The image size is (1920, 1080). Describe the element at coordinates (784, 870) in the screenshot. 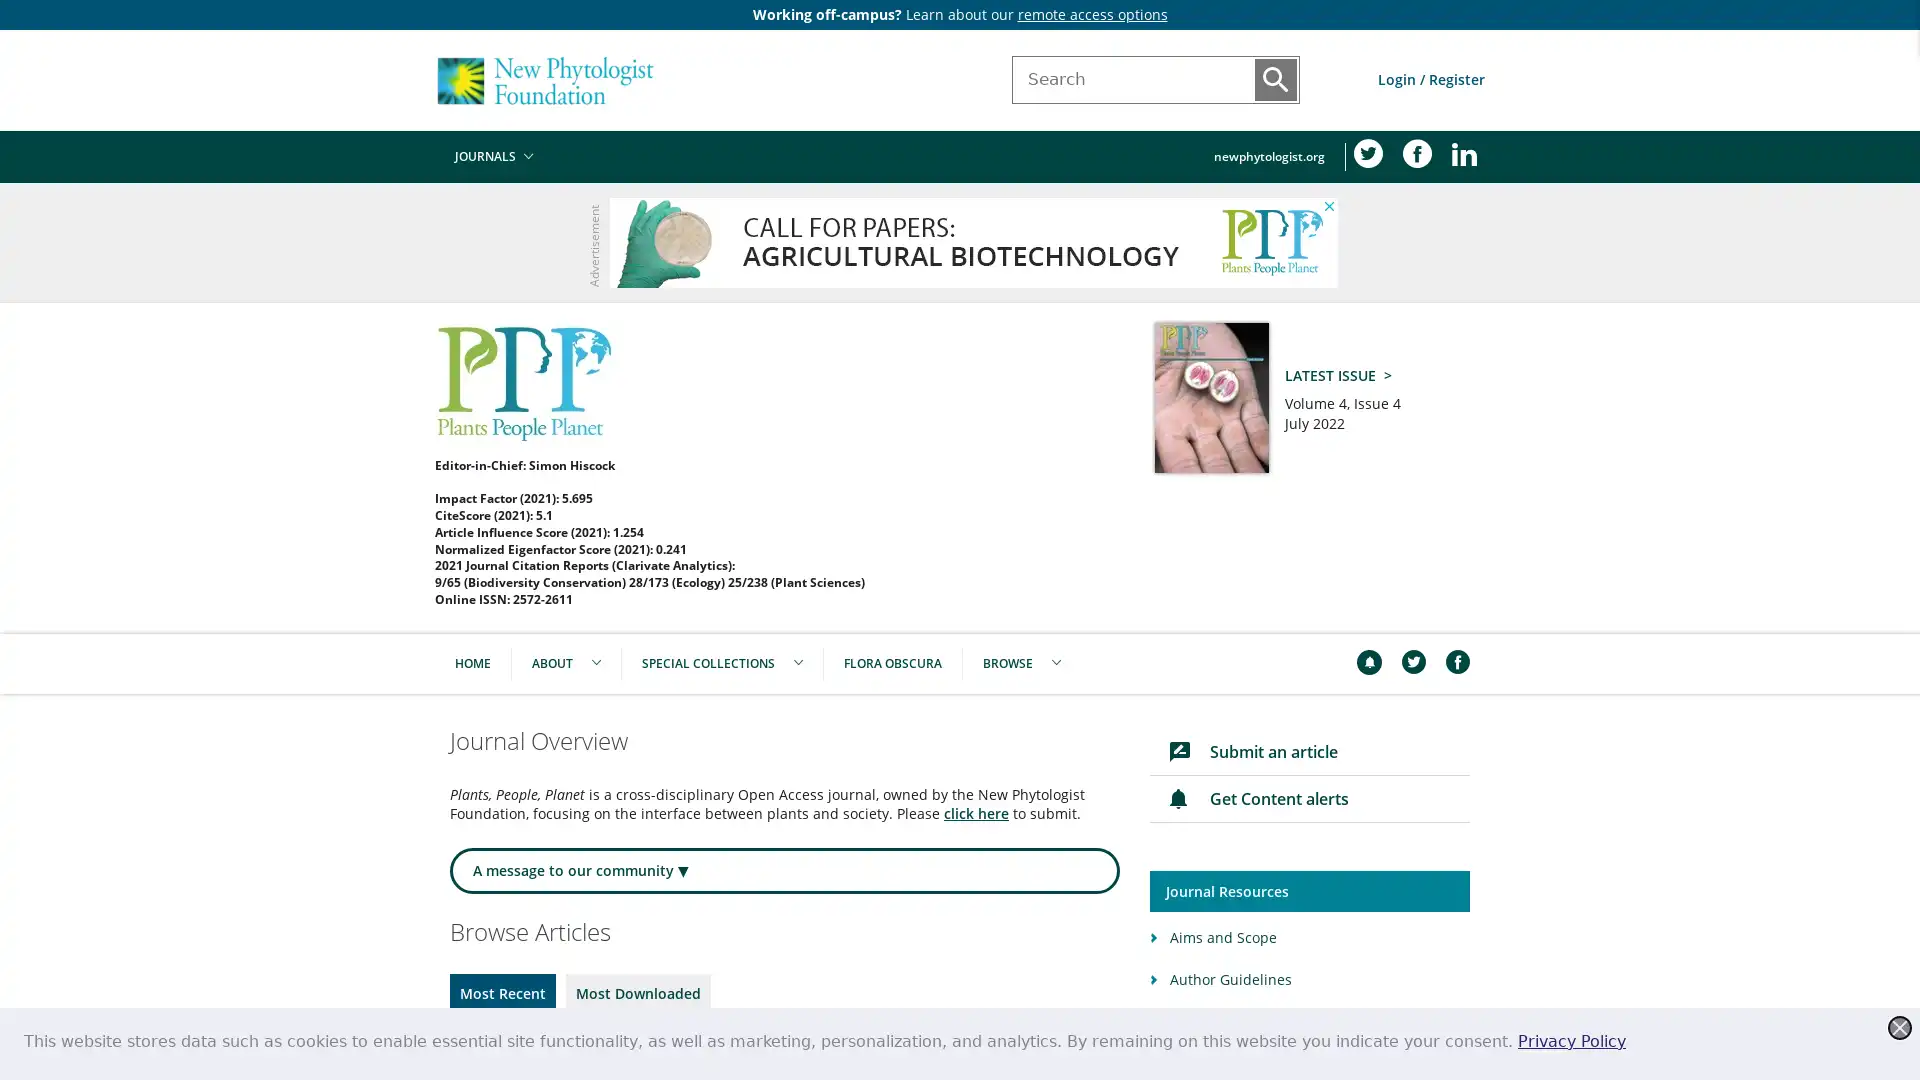

I see `A message to our community` at that location.